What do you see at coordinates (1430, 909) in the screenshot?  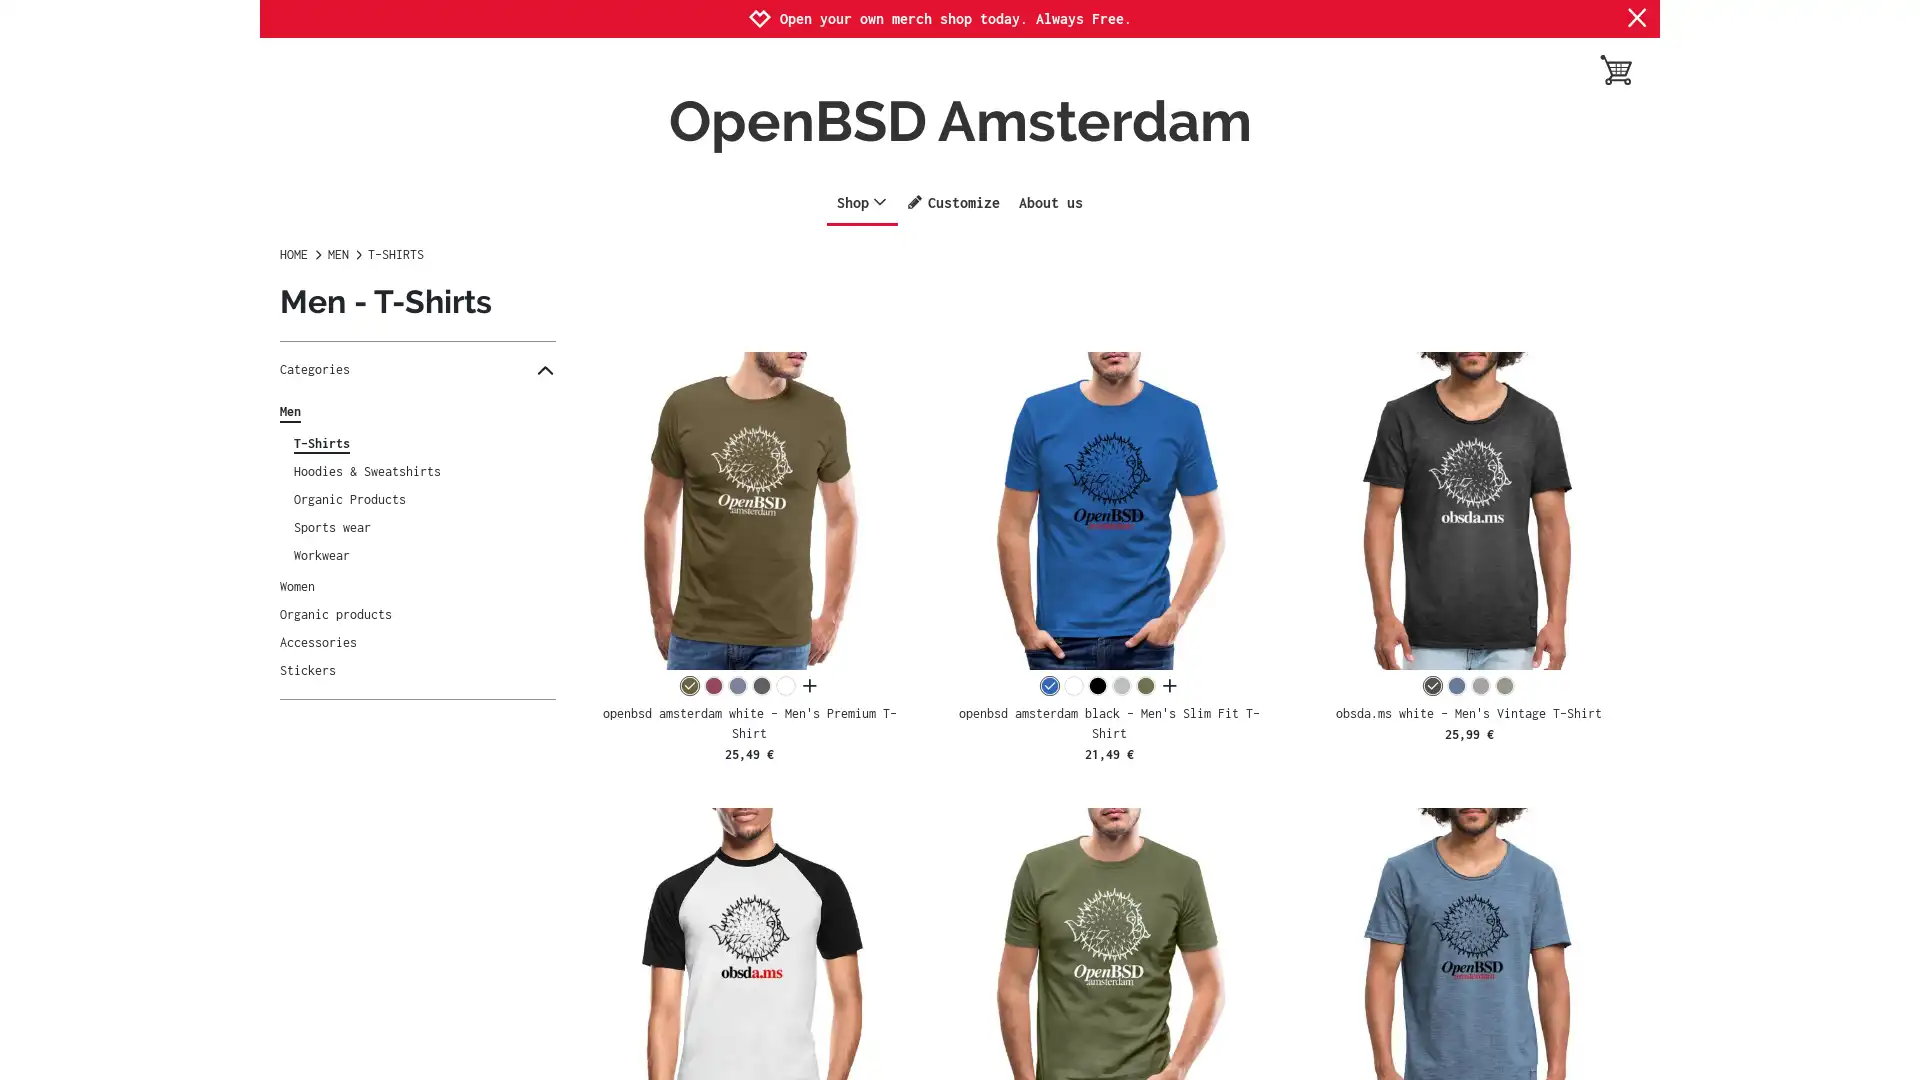 I see `Settings` at bounding box center [1430, 909].